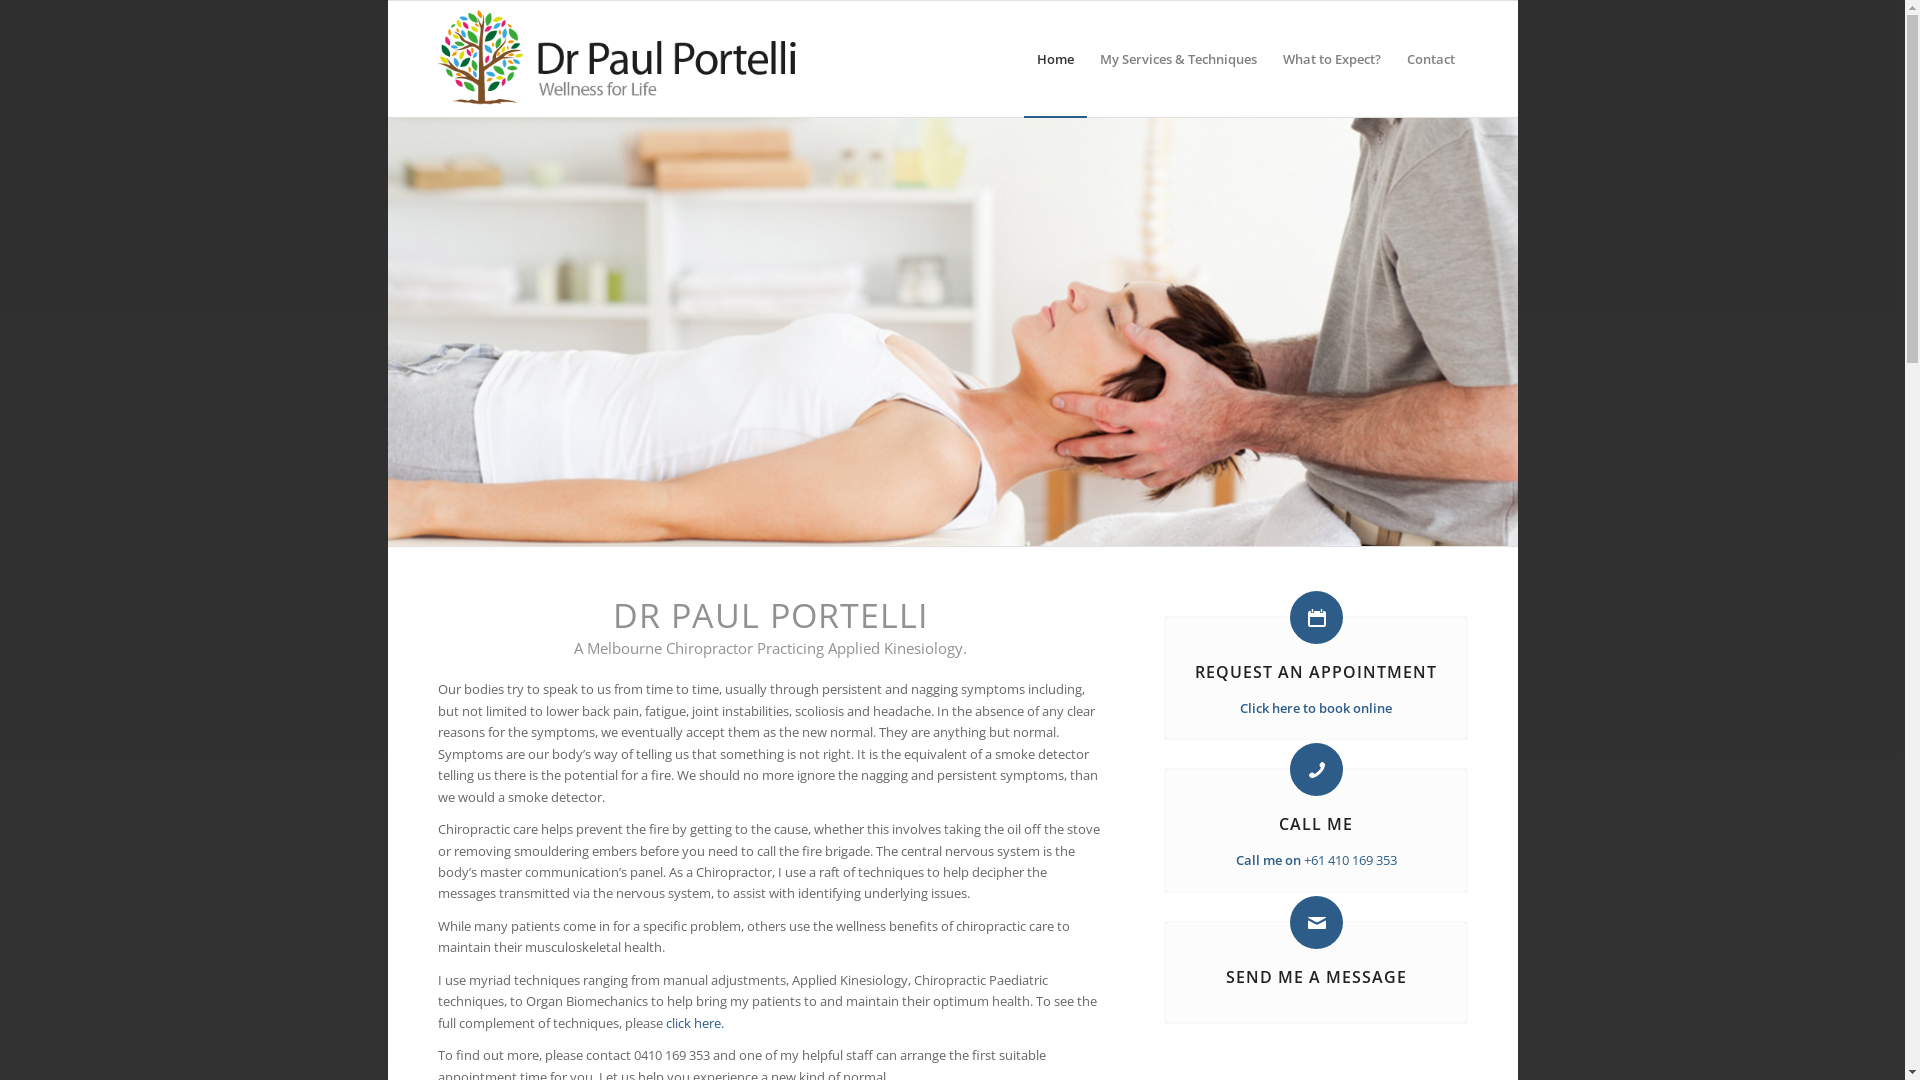 Image resolution: width=1920 pixels, height=1080 pixels. I want to click on 'Send me a message', so click(1290, 922).